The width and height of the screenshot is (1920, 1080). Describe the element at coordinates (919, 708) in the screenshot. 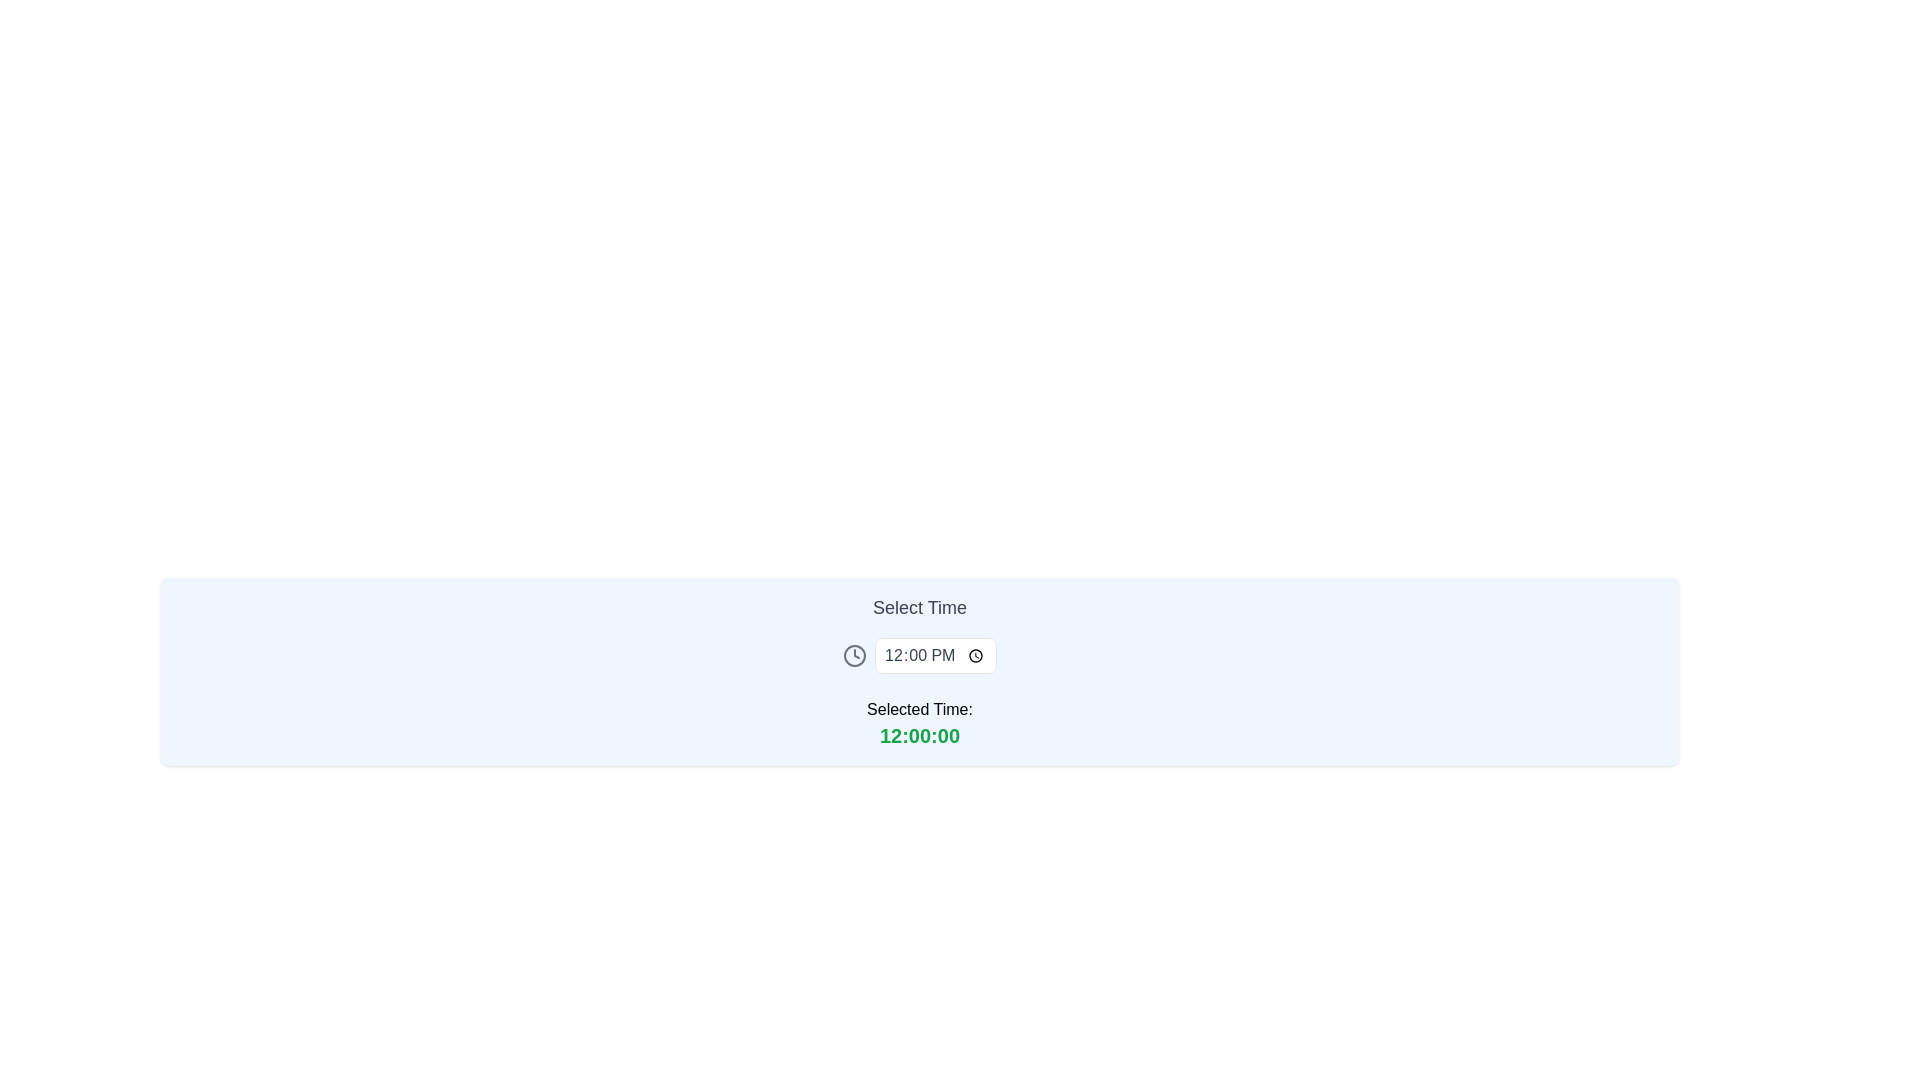

I see `the text label displaying 'Selected Time:' which is positioned above the time input section` at that location.